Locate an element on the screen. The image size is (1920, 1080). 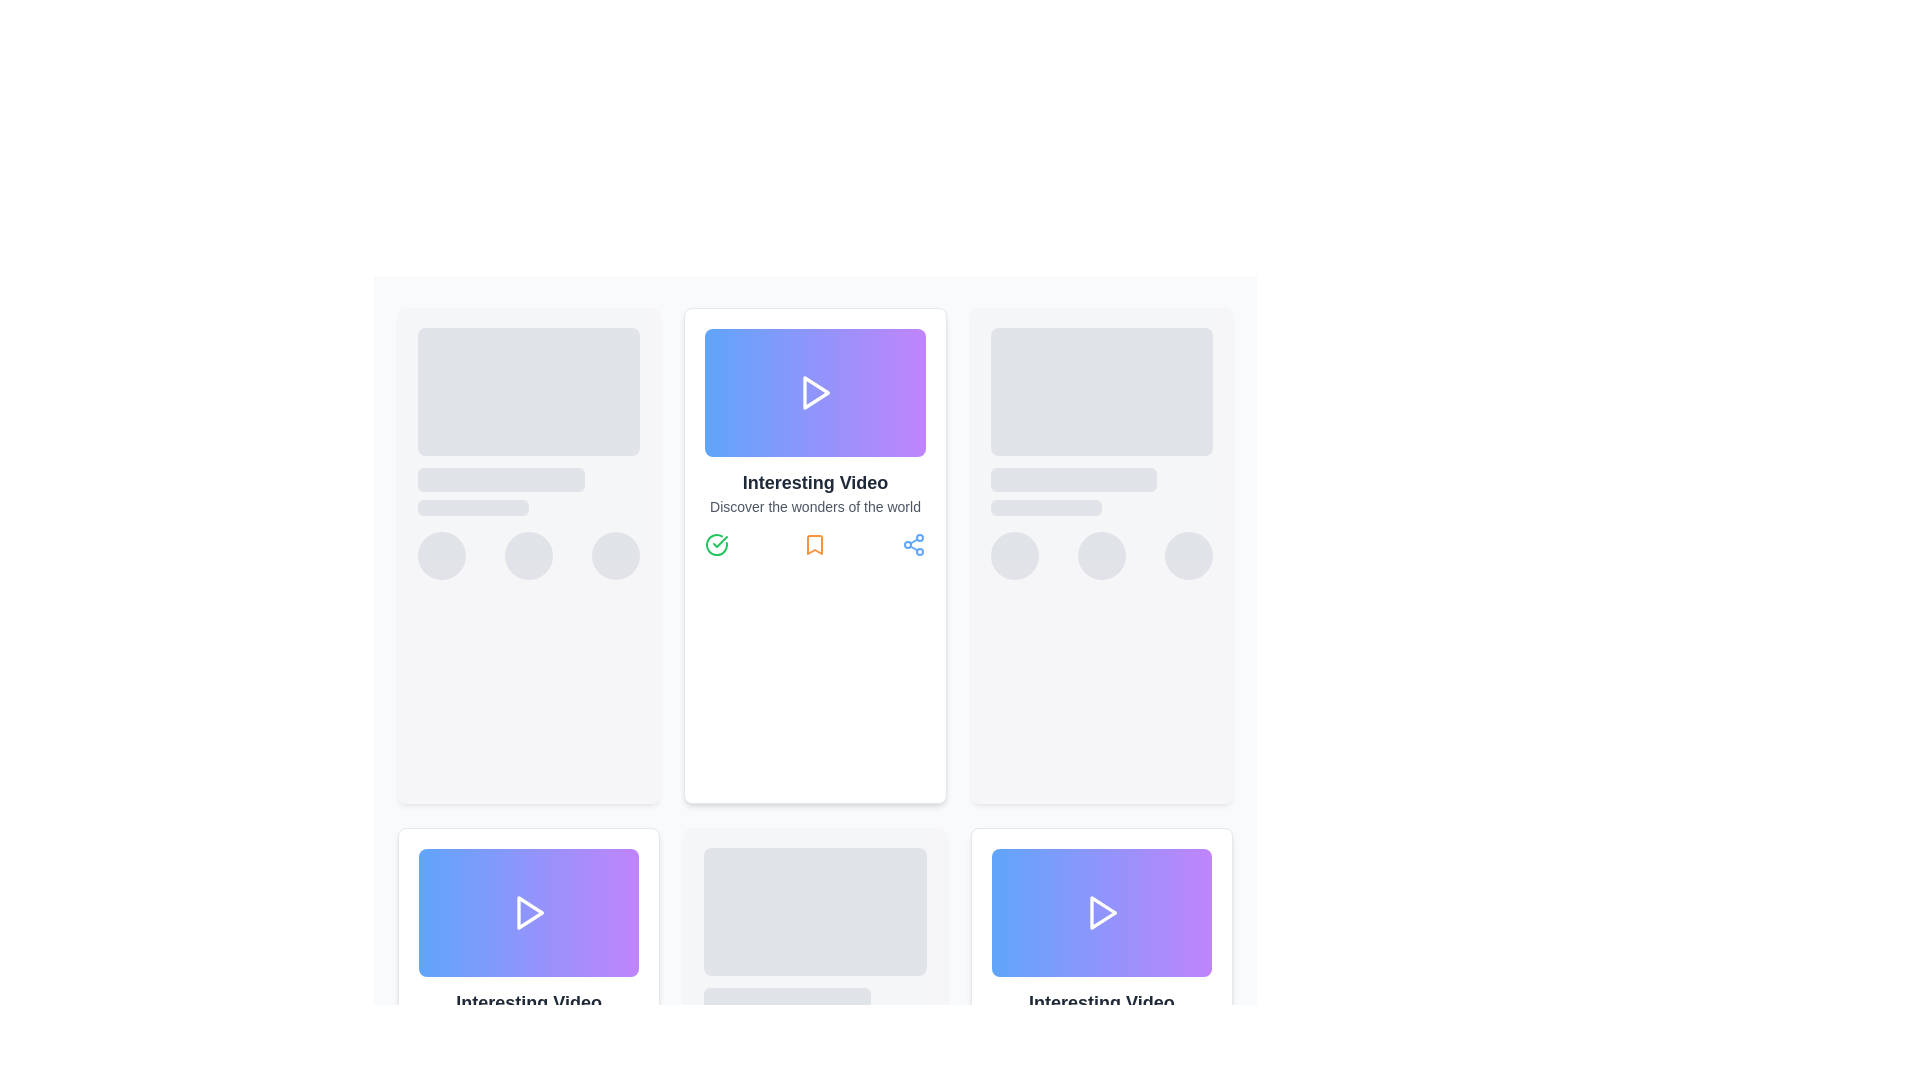
the leftmost icon in the horizontal row of icons at the bottom of the card component, which indicates a completed or validated action is located at coordinates (717, 544).